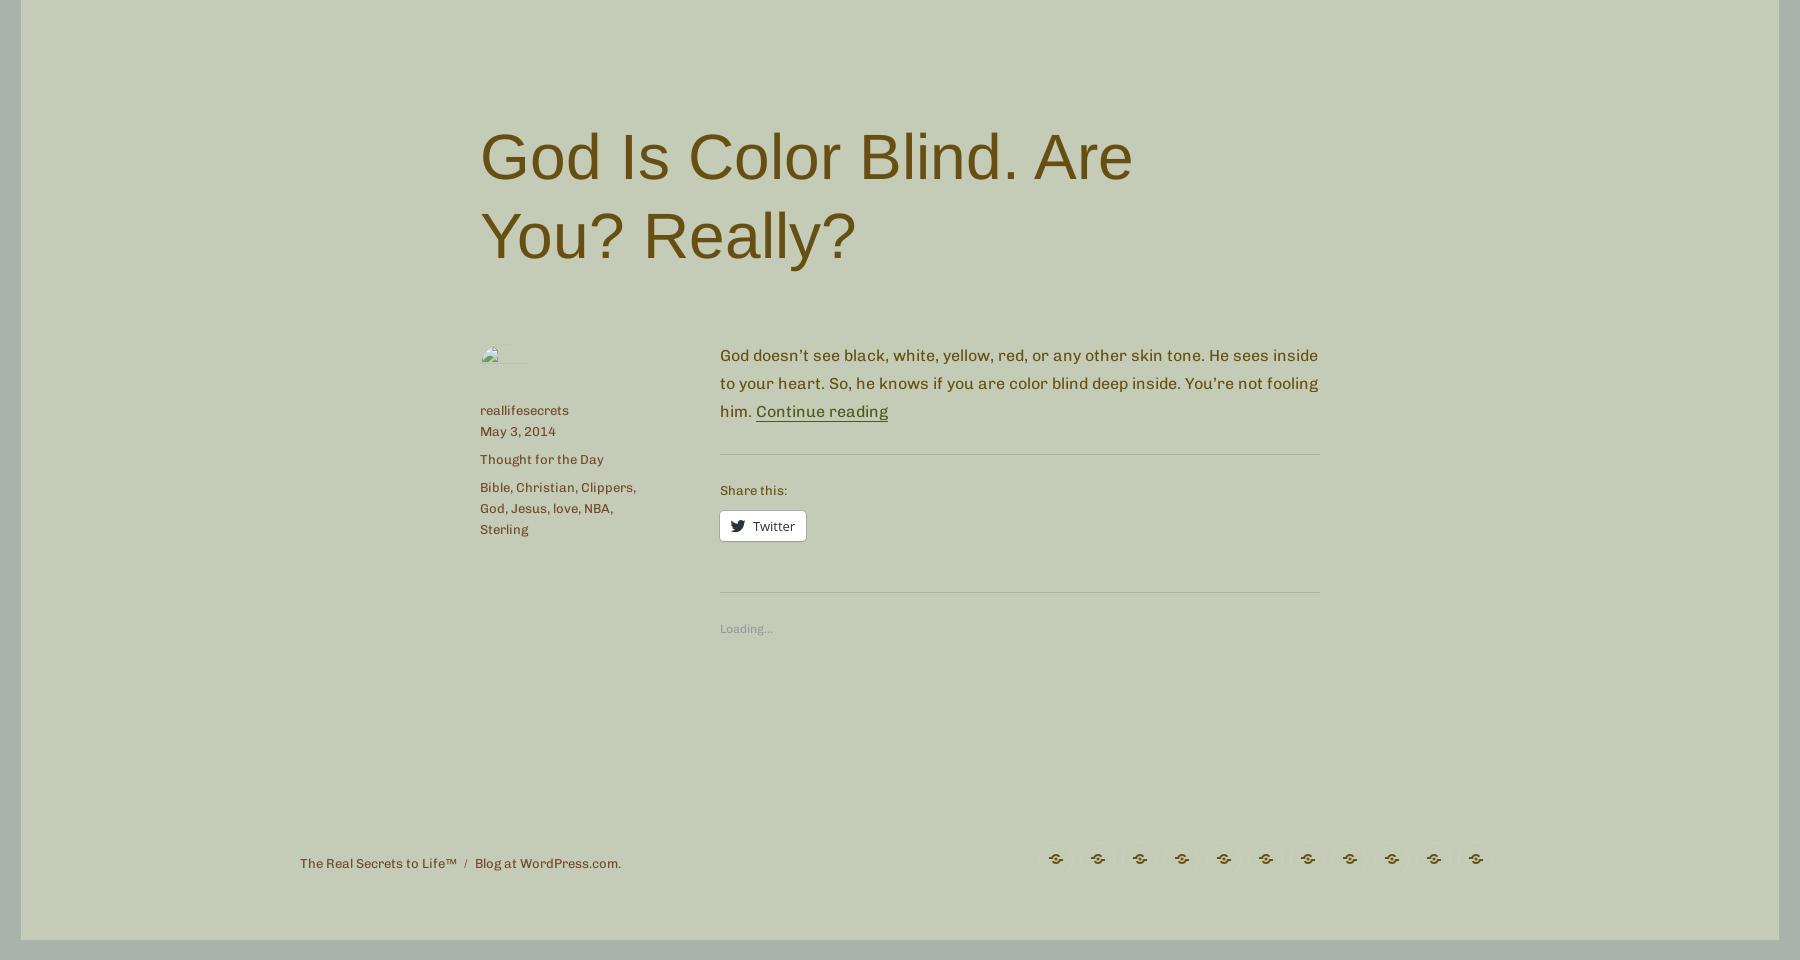 The height and width of the screenshot is (960, 1800). I want to click on 'love', so click(565, 507).